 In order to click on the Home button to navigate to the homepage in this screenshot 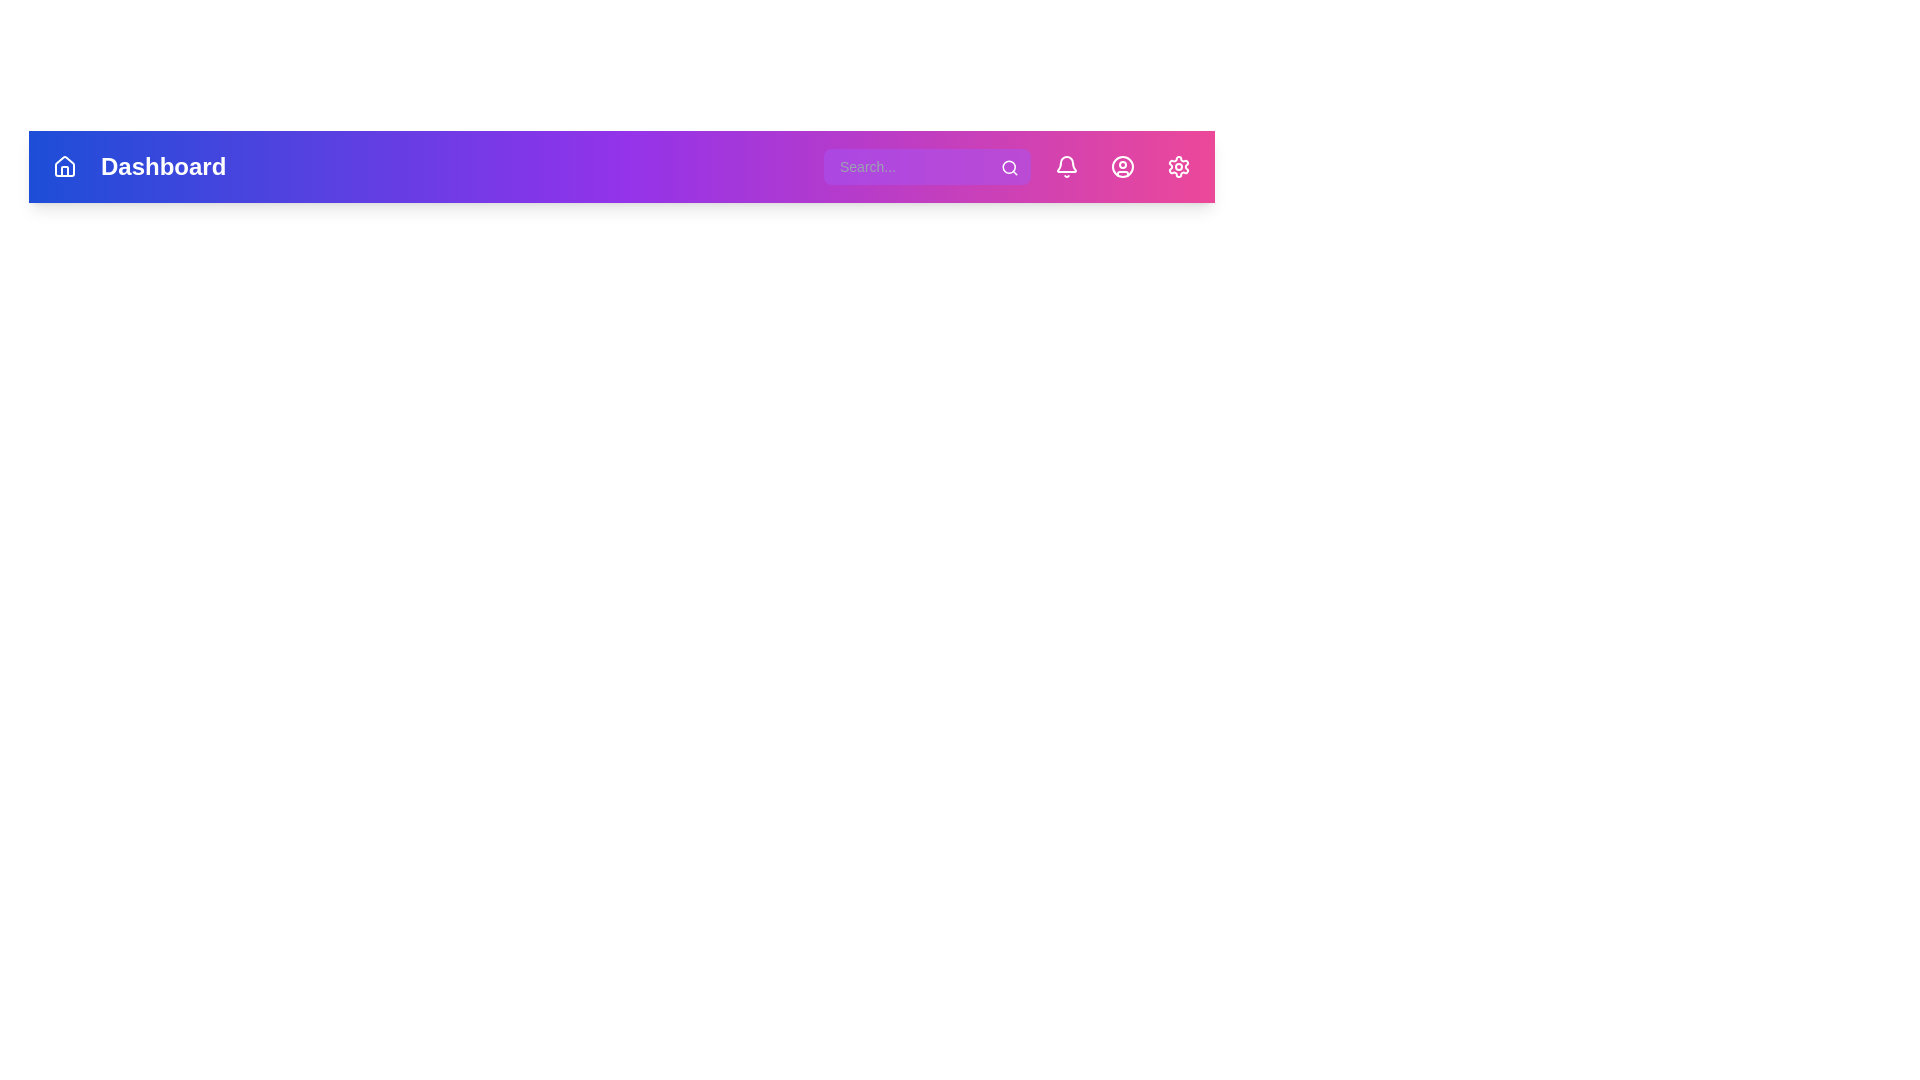, I will do `click(65, 165)`.